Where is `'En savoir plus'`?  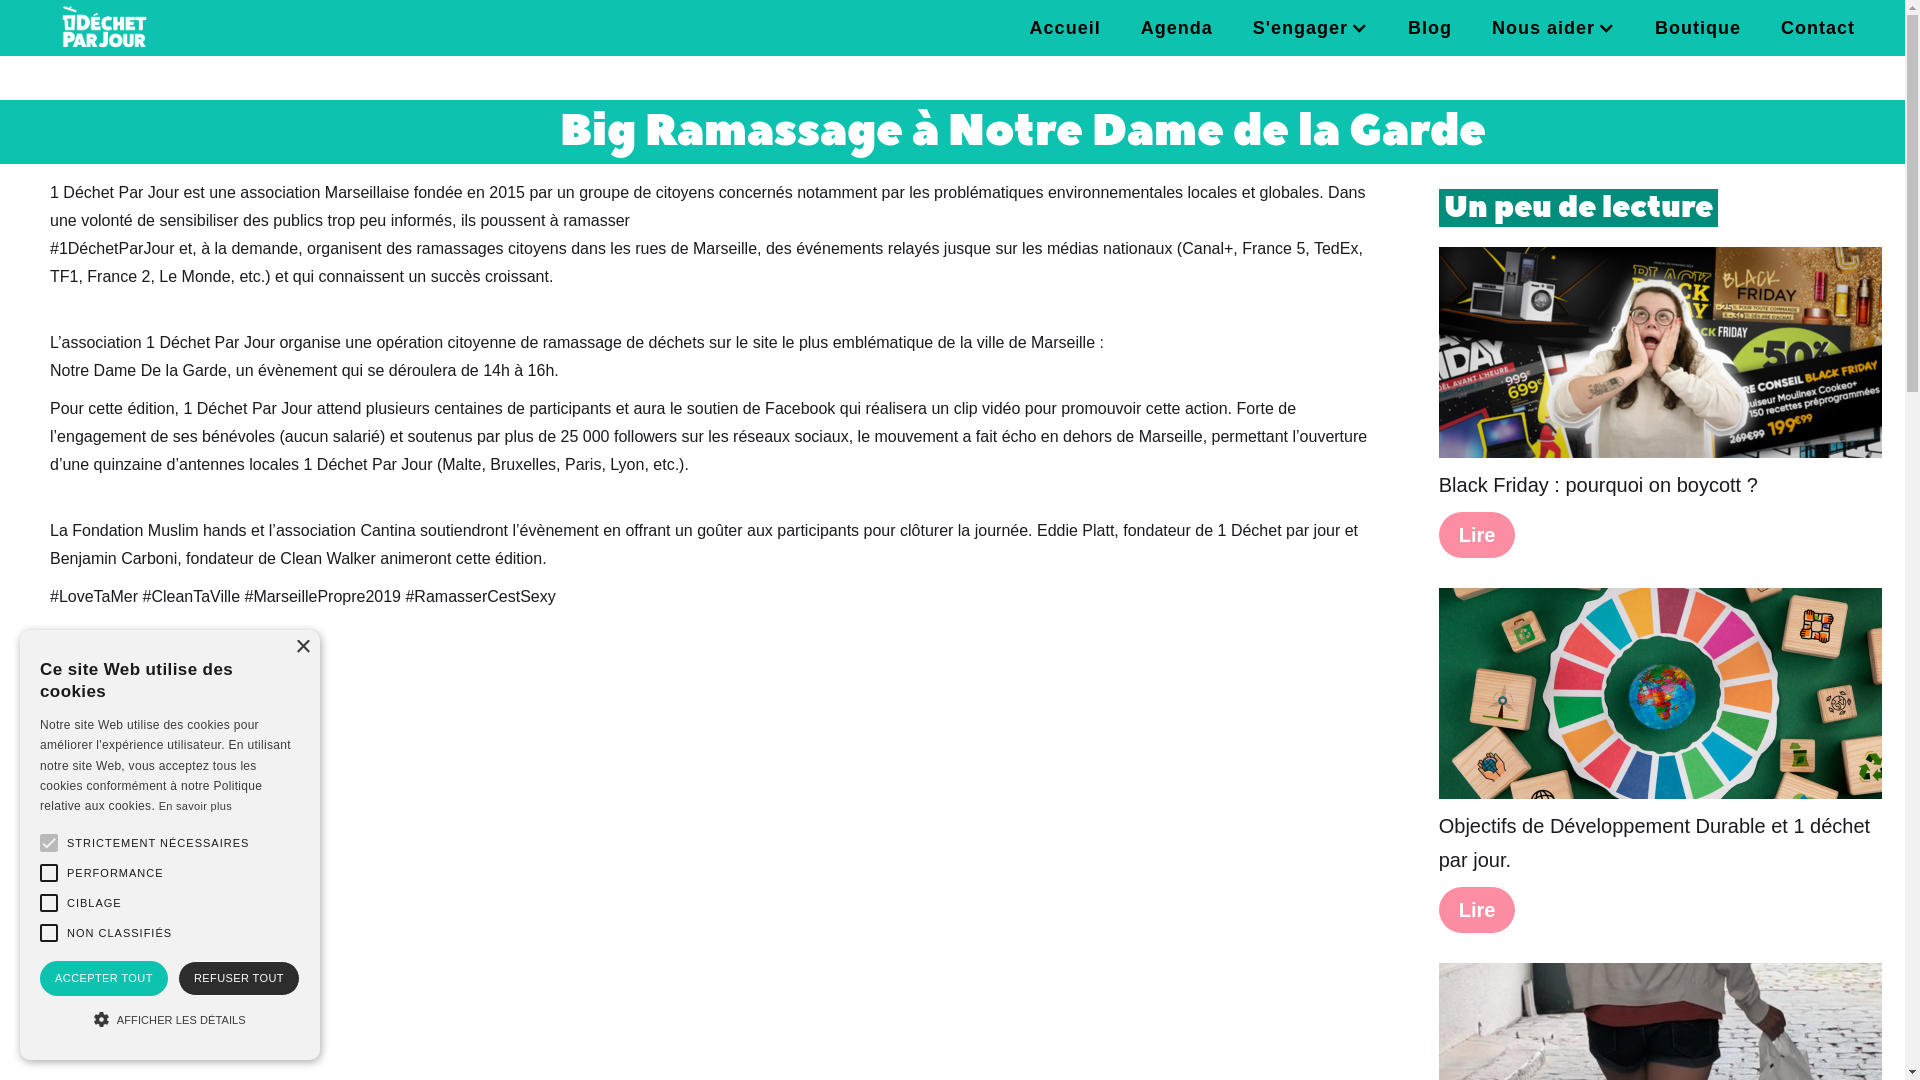
'En savoir plus' is located at coordinates (157, 805).